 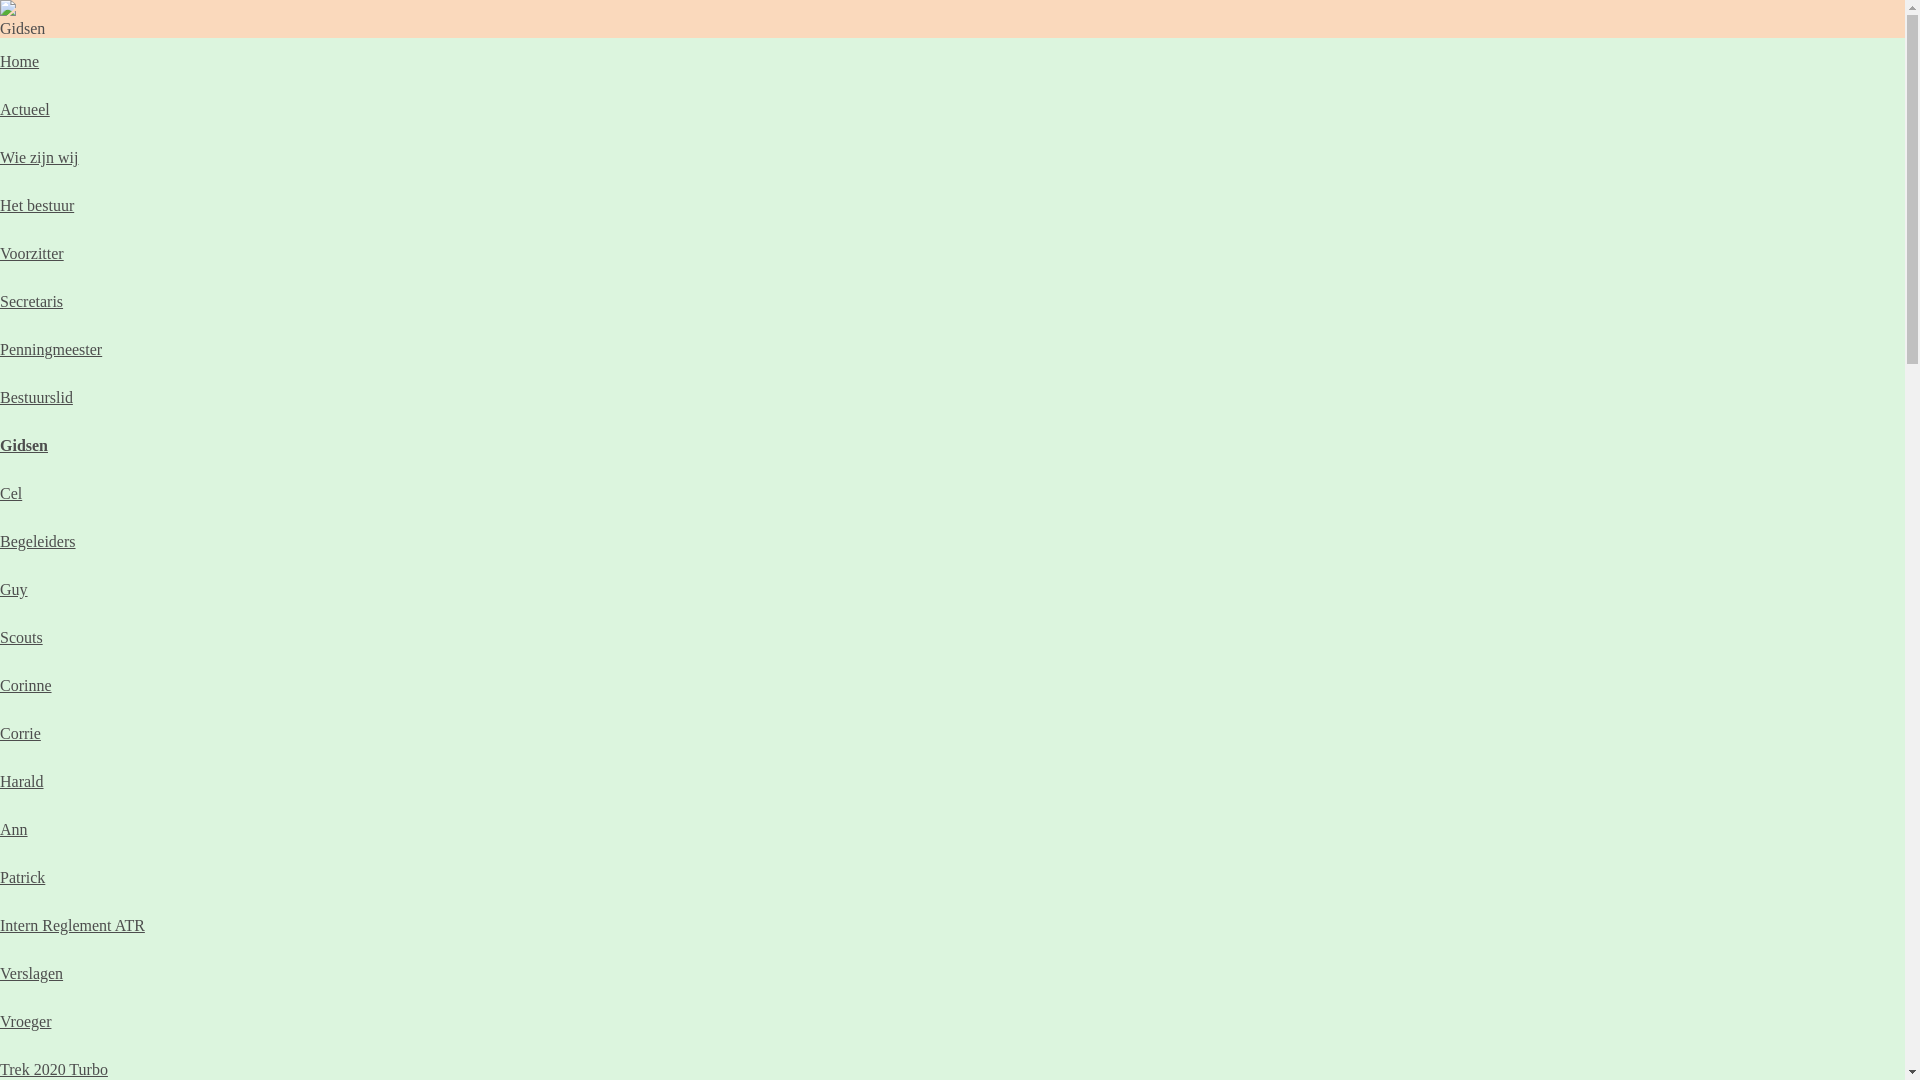 I want to click on 'Voorzitter', so click(x=32, y=252).